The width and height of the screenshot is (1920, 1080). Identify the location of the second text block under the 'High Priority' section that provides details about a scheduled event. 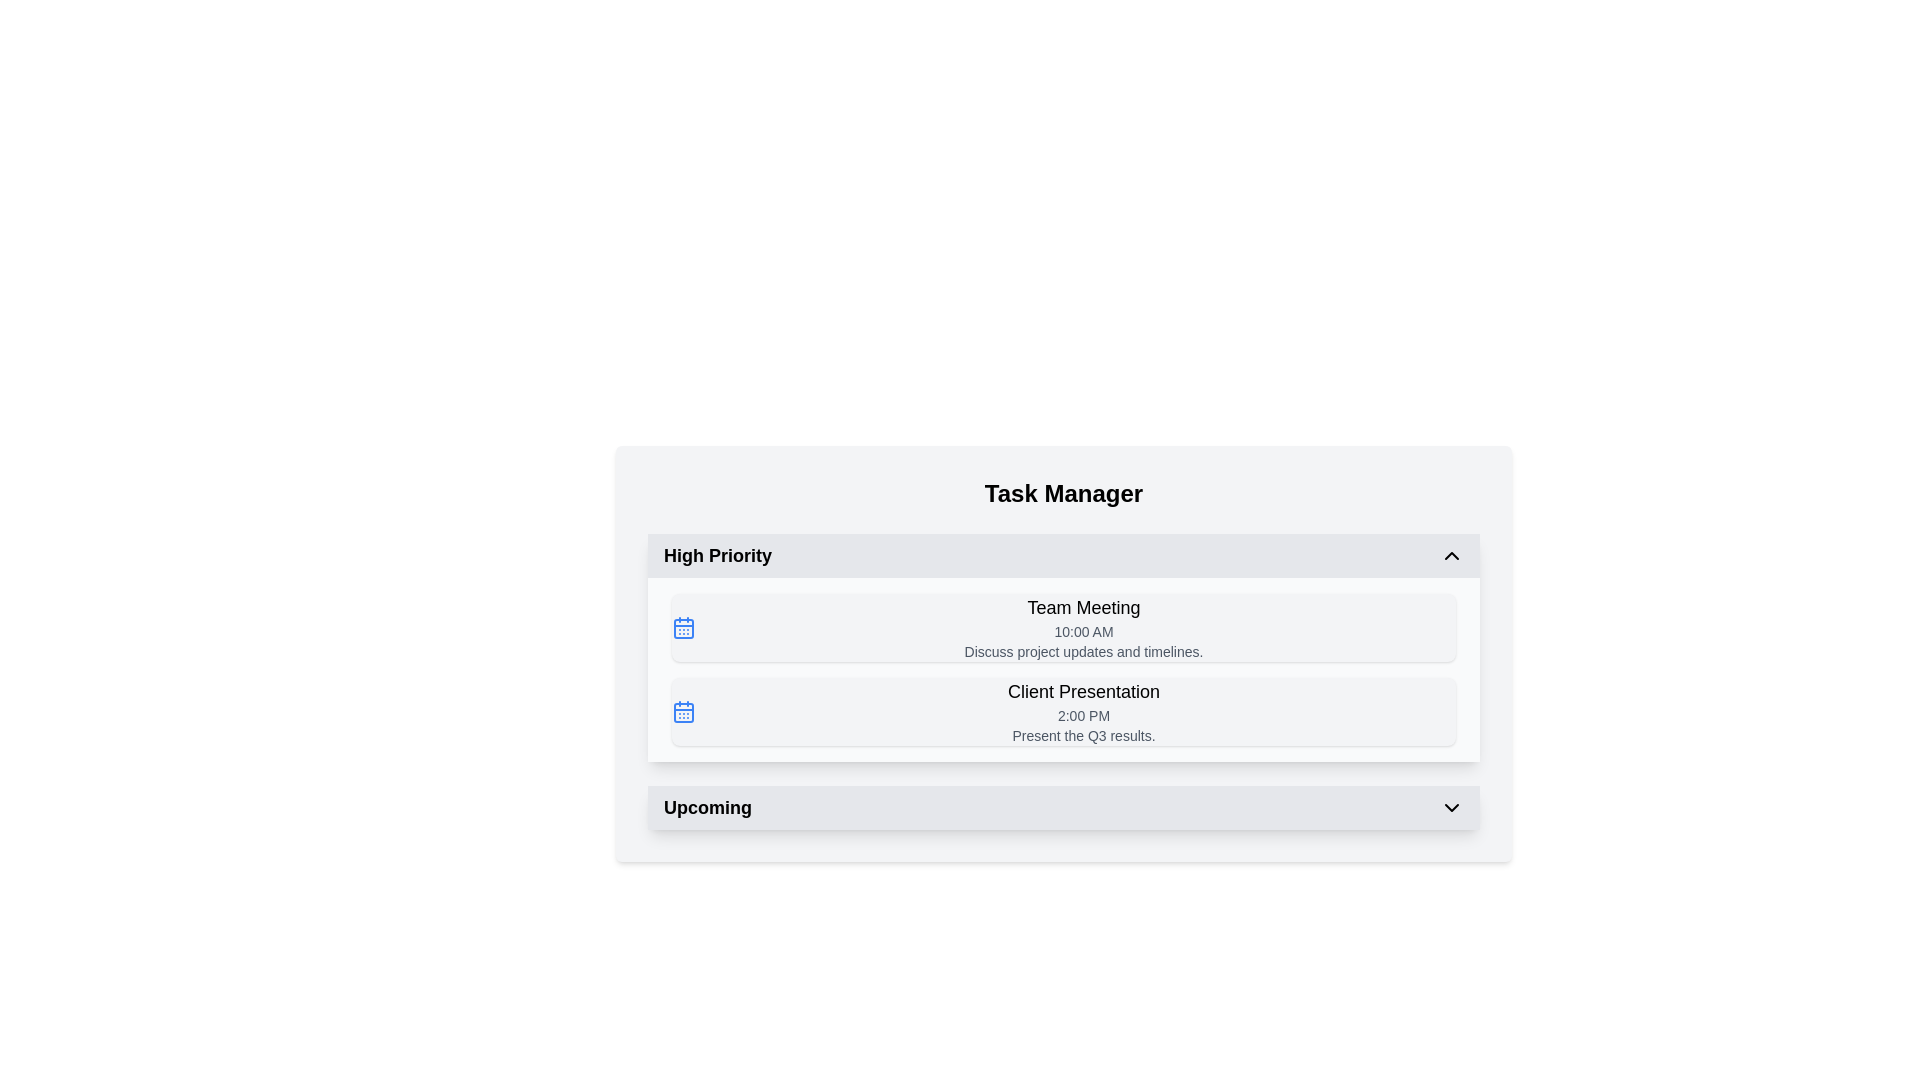
(1083, 711).